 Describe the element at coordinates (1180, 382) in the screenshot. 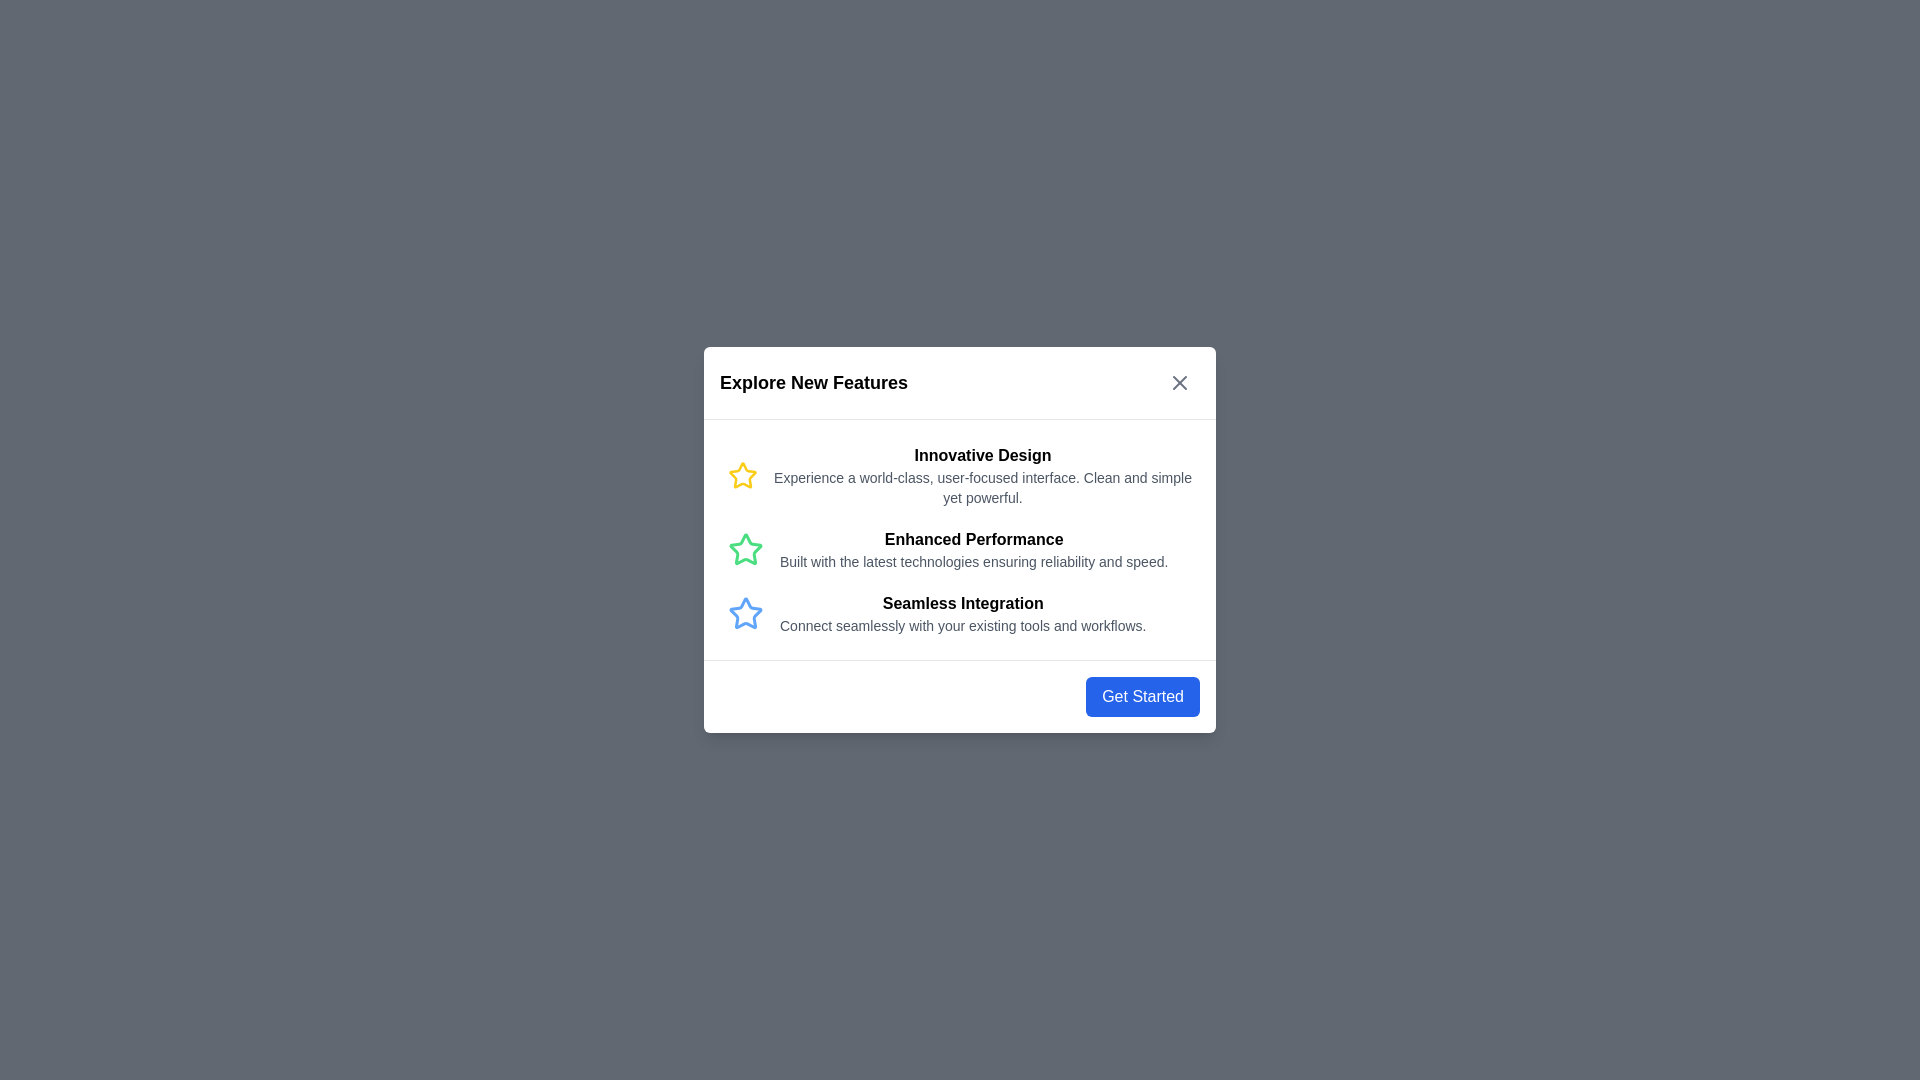

I see `the close button with an 'X' icon located in the top-right corner of the 'Explore New Features' panel` at that location.